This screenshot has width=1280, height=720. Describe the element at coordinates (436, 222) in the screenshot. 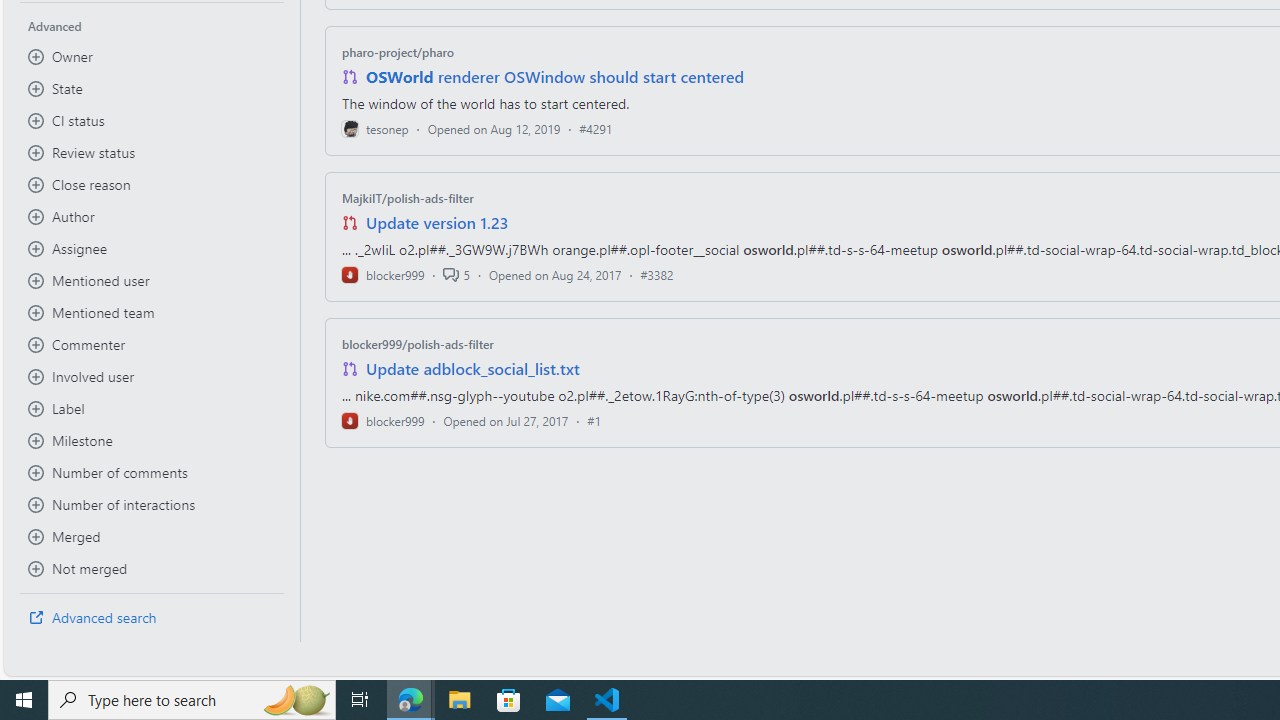

I see `'Update version 1.23'` at that location.